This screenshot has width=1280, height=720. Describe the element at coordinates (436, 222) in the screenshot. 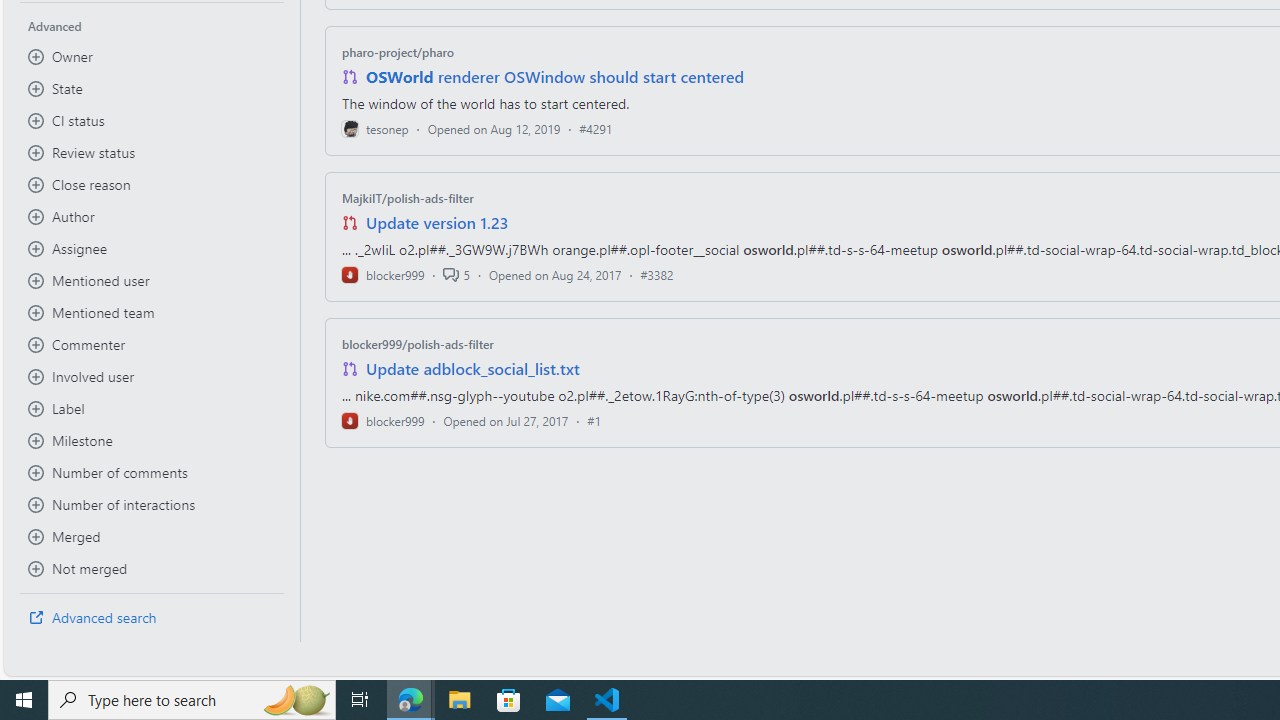

I see `'Update version 1.23'` at that location.